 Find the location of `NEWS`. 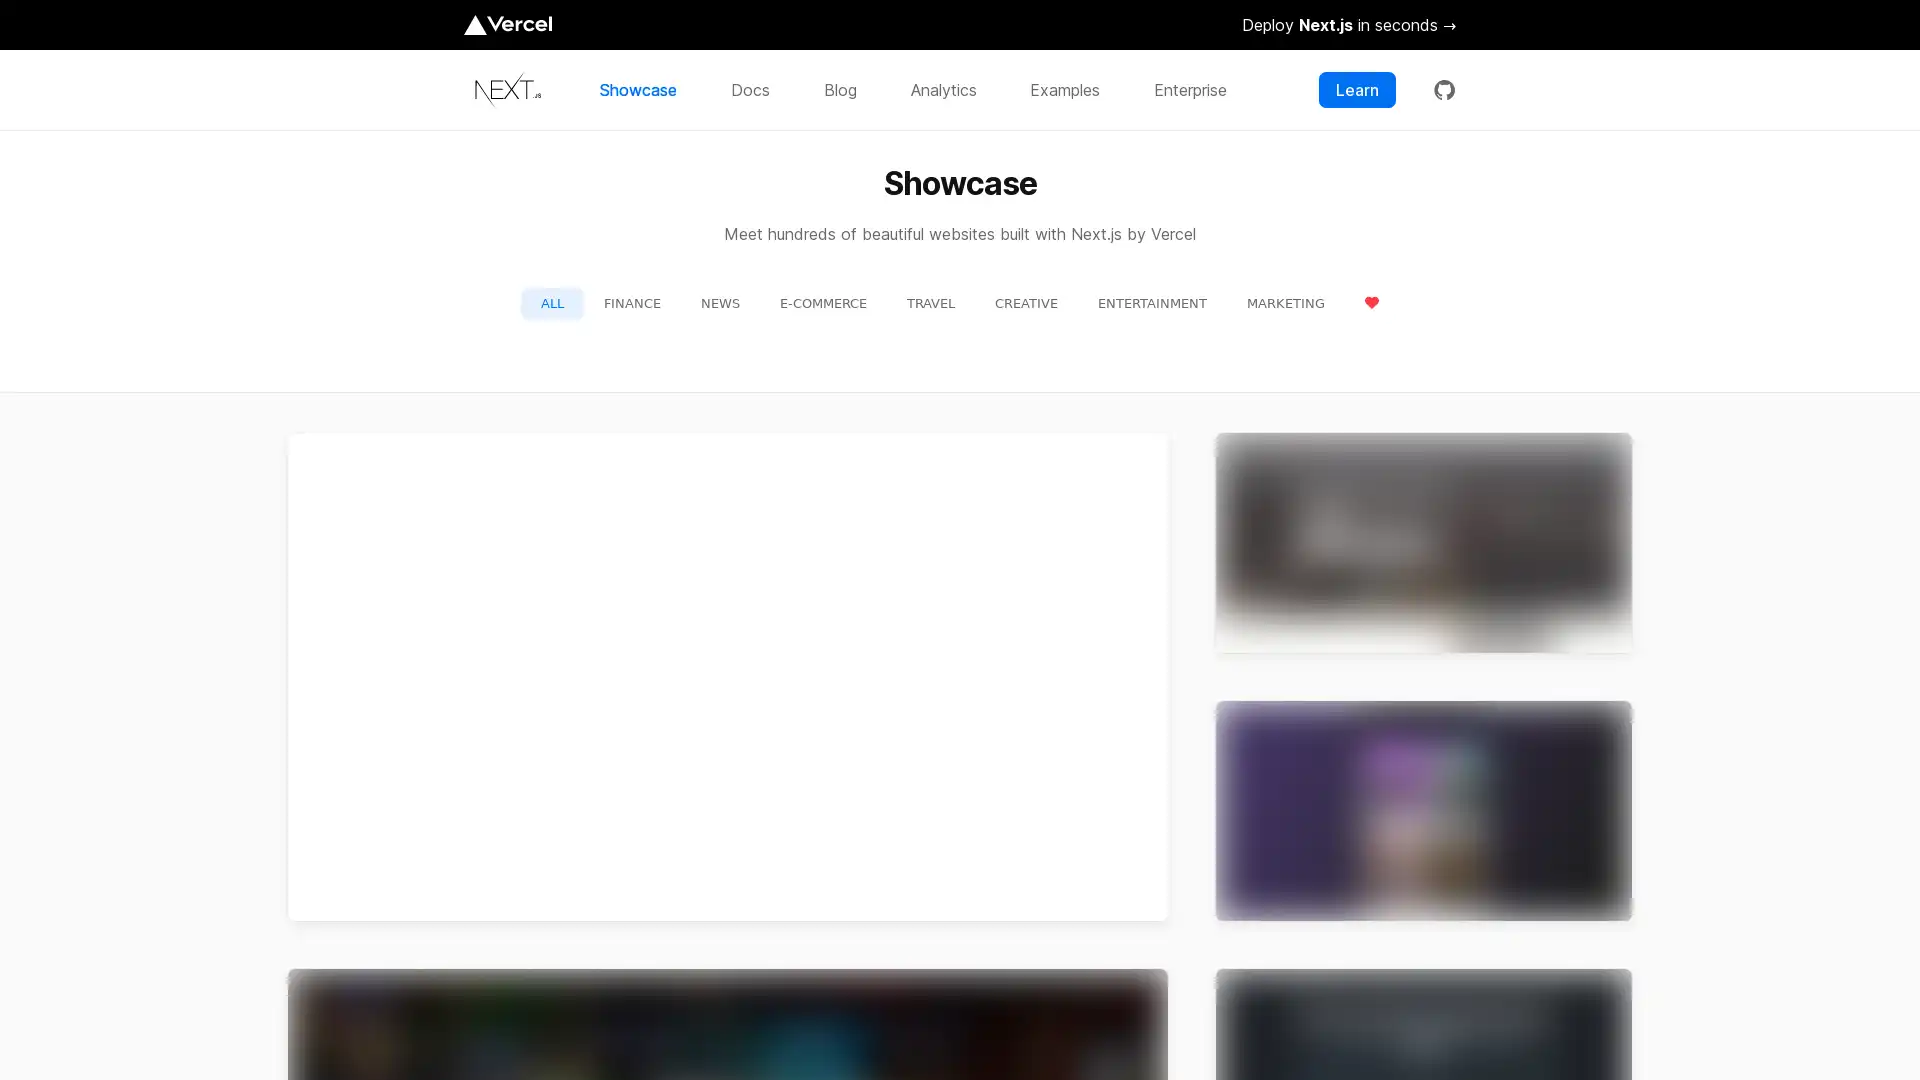

NEWS is located at coordinates (720, 303).